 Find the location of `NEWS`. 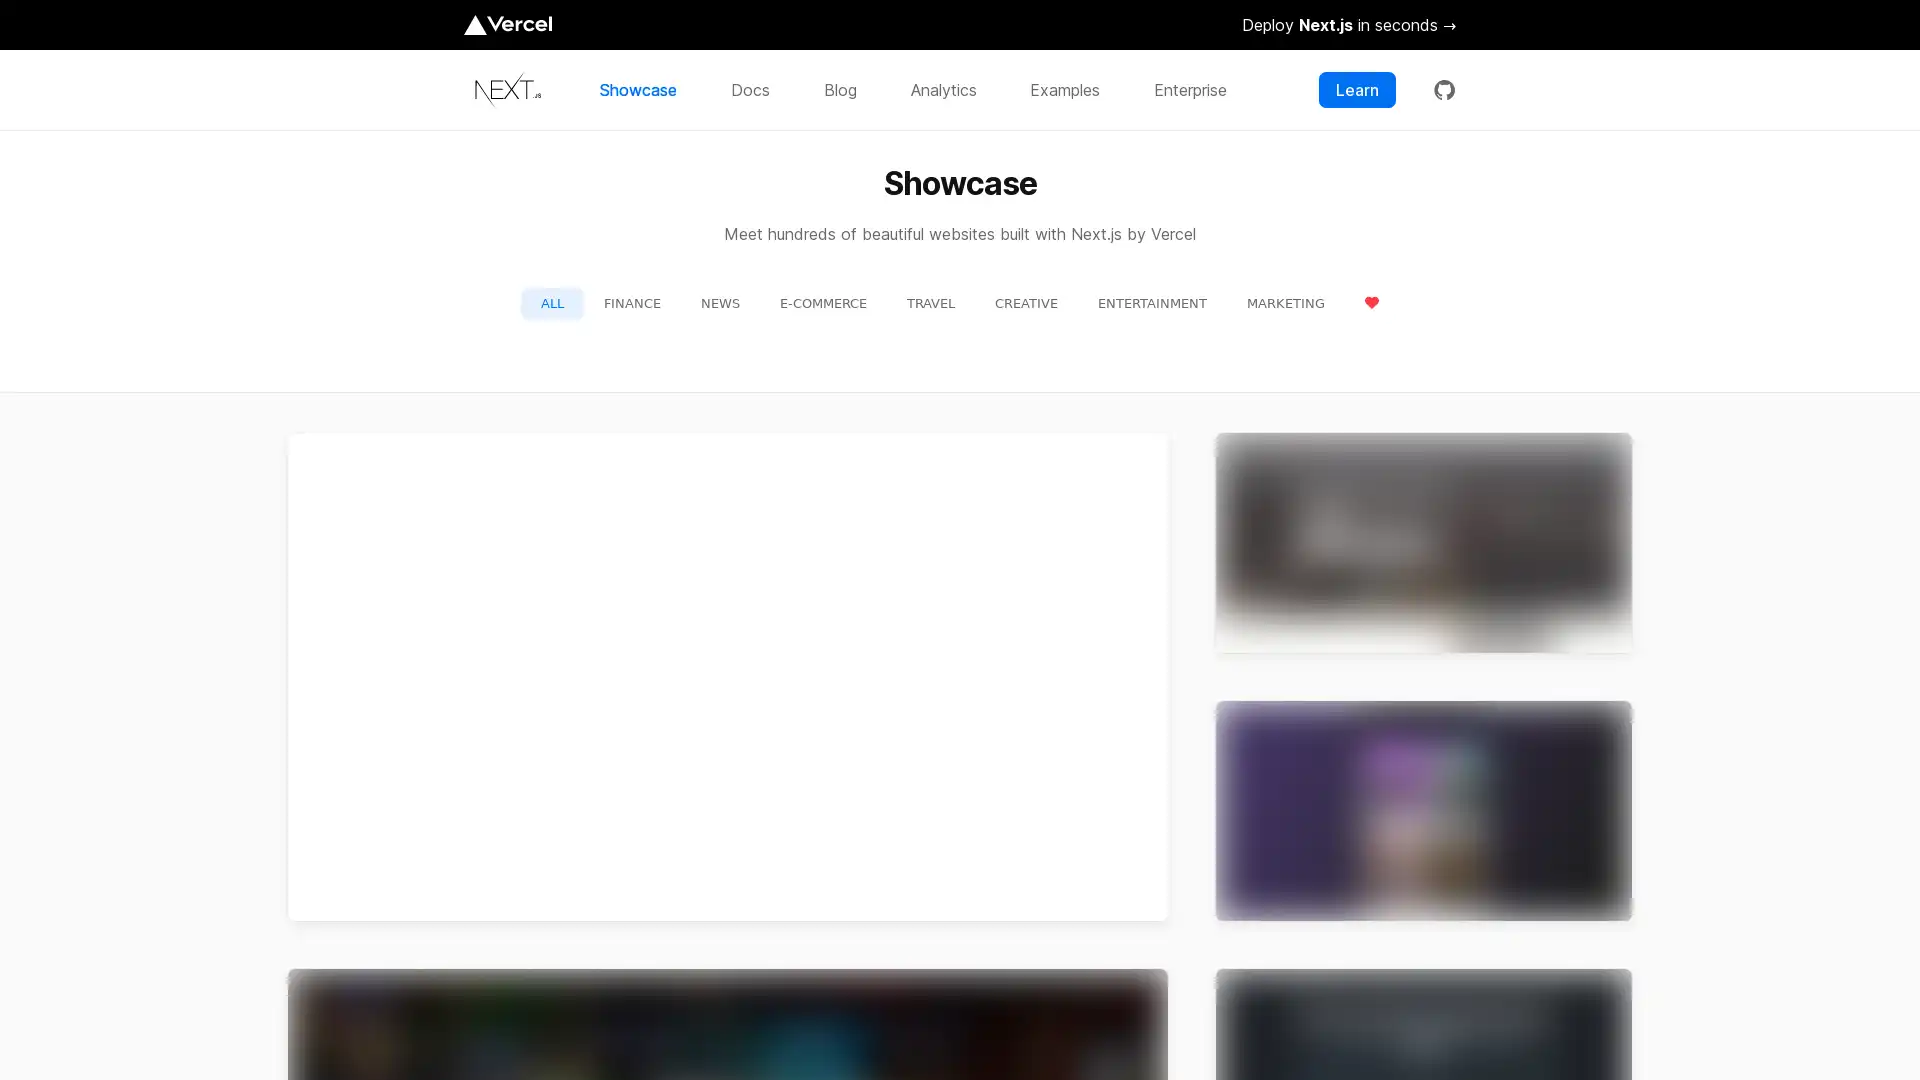

NEWS is located at coordinates (720, 303).